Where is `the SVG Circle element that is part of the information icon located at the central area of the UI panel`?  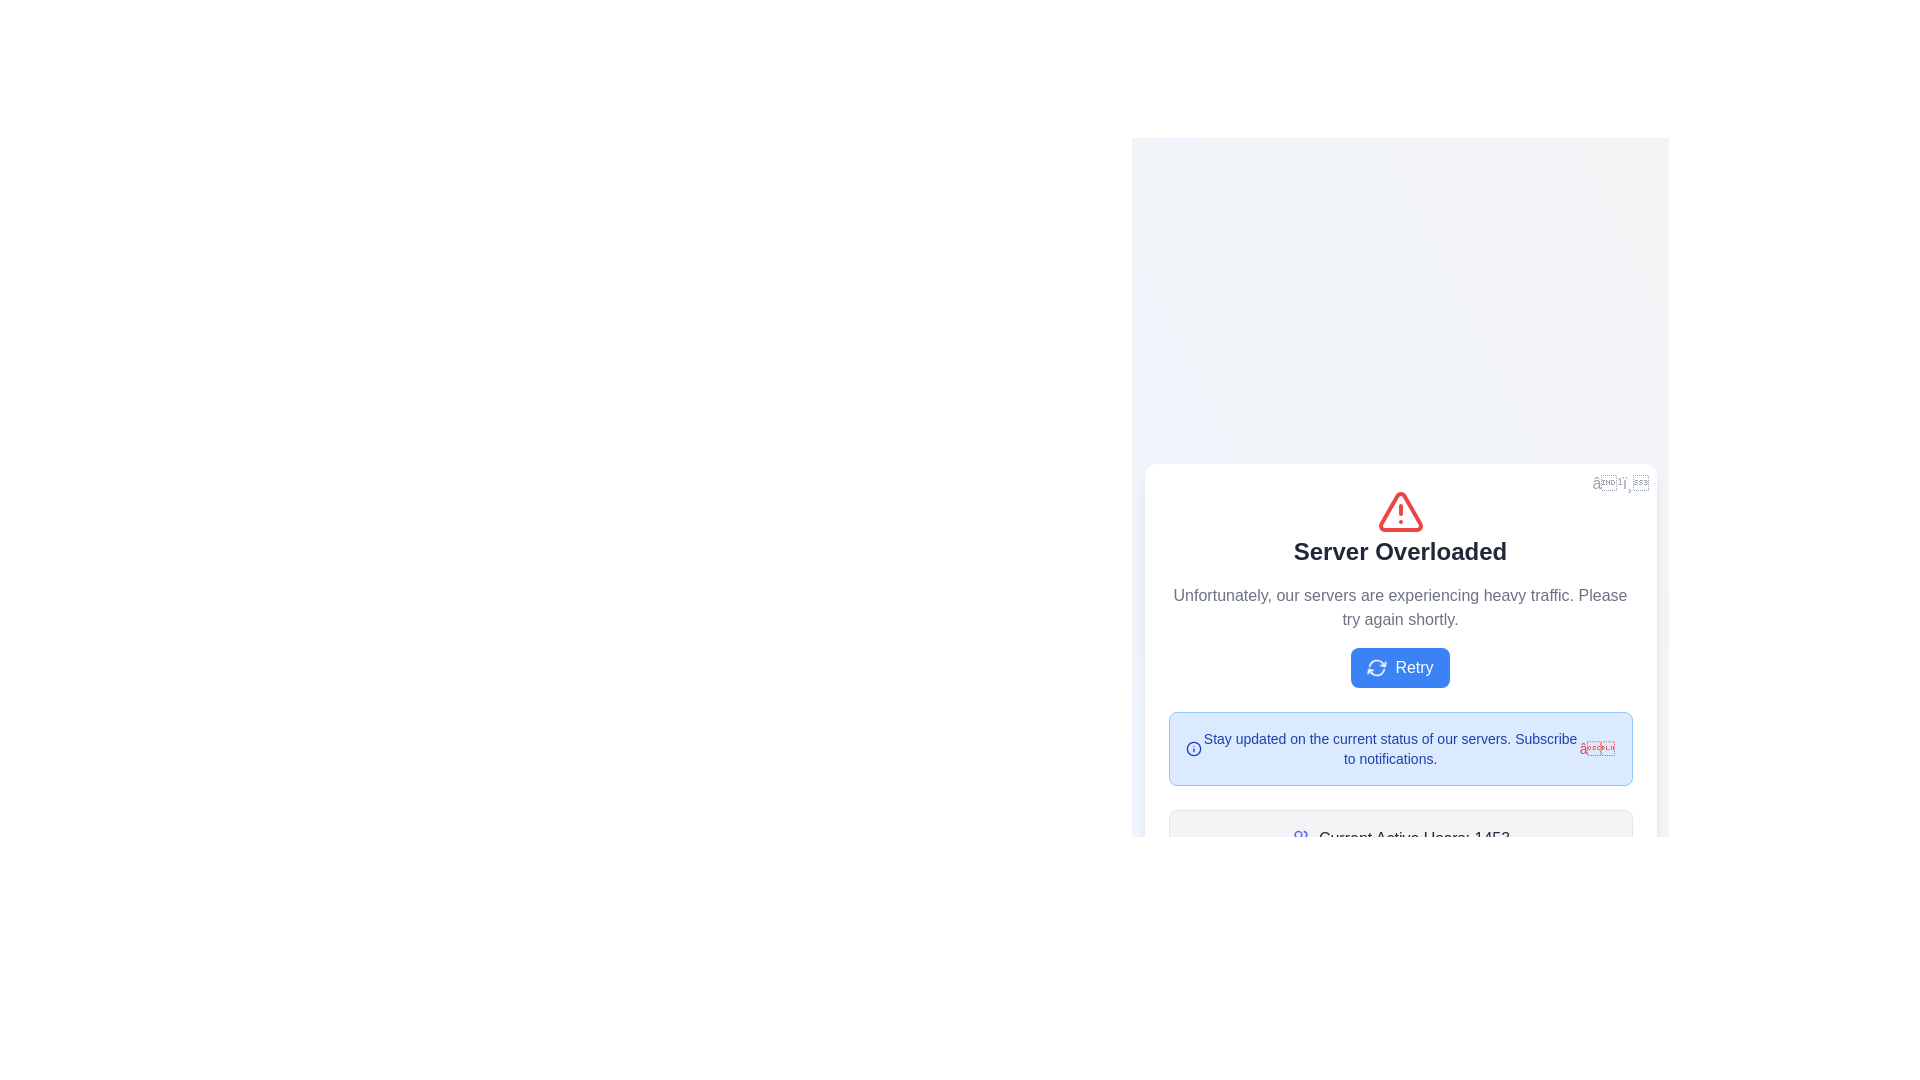 the SVG Circle element that is part of the information icon located at the central area of the UI panel is located at coordinates (1193, 748).